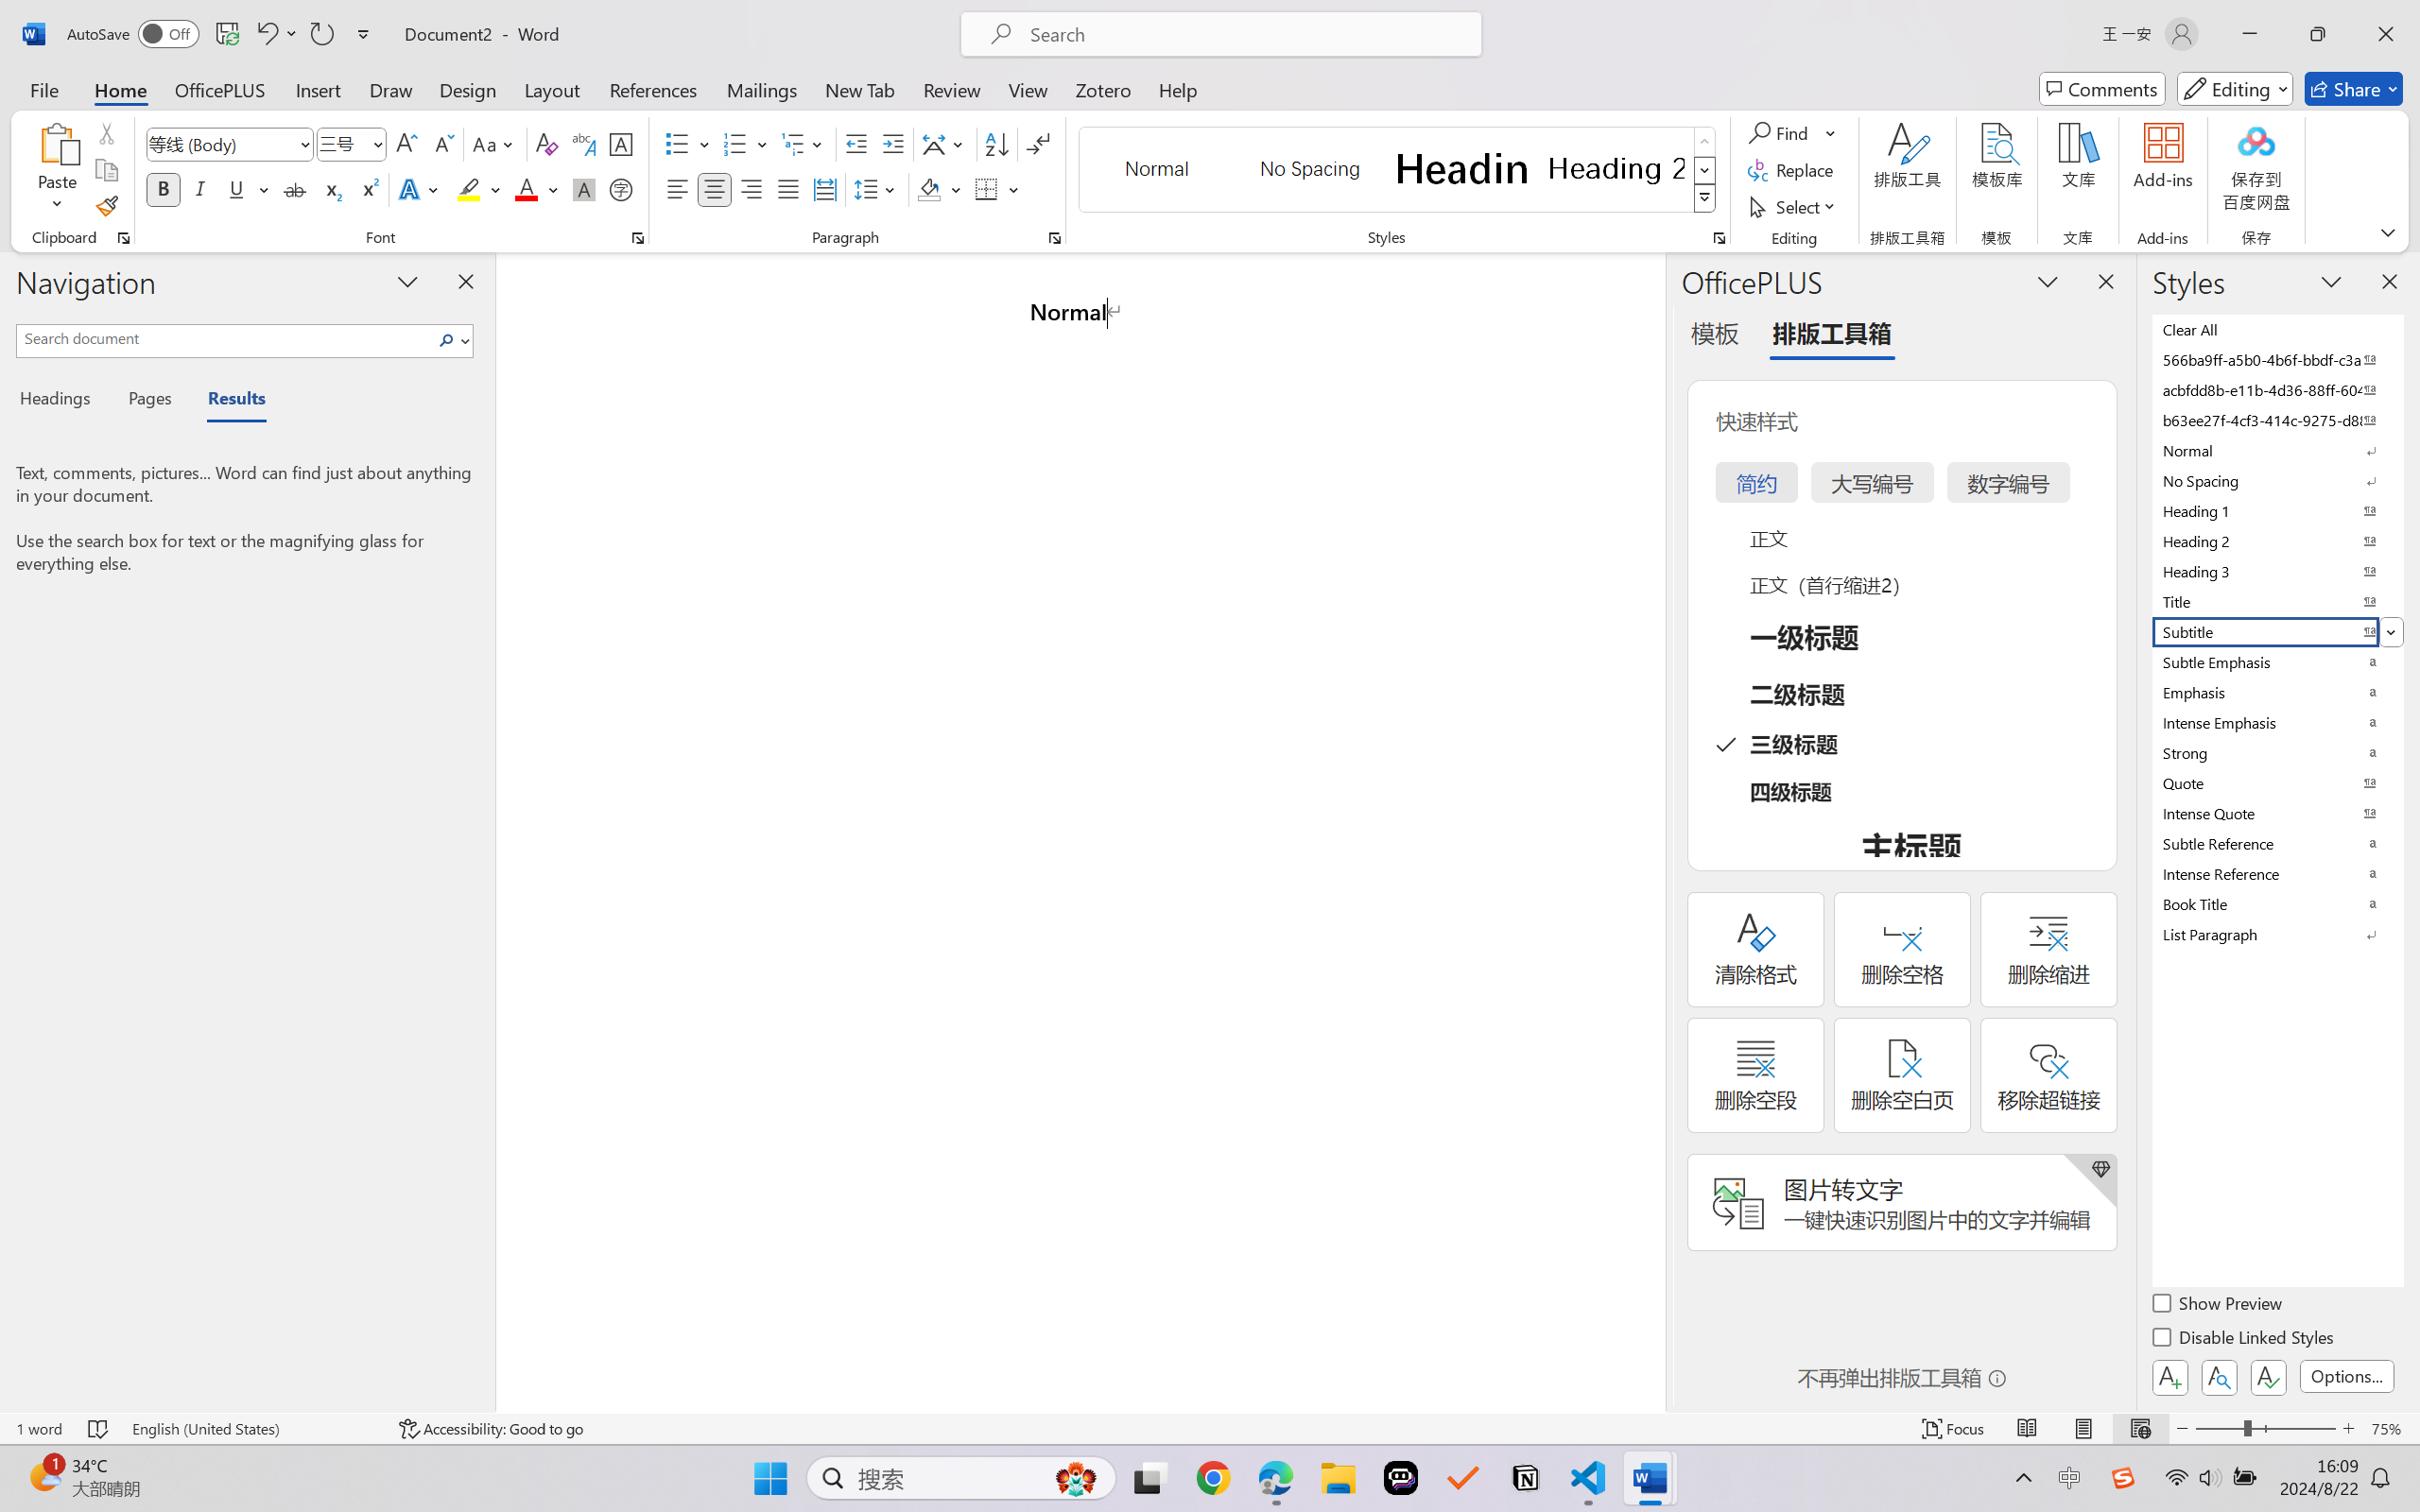 Image resolution: width=2420 pixels, height=1512 pixels. I want to click on 'Zoom Out', so click(2218, 1428).